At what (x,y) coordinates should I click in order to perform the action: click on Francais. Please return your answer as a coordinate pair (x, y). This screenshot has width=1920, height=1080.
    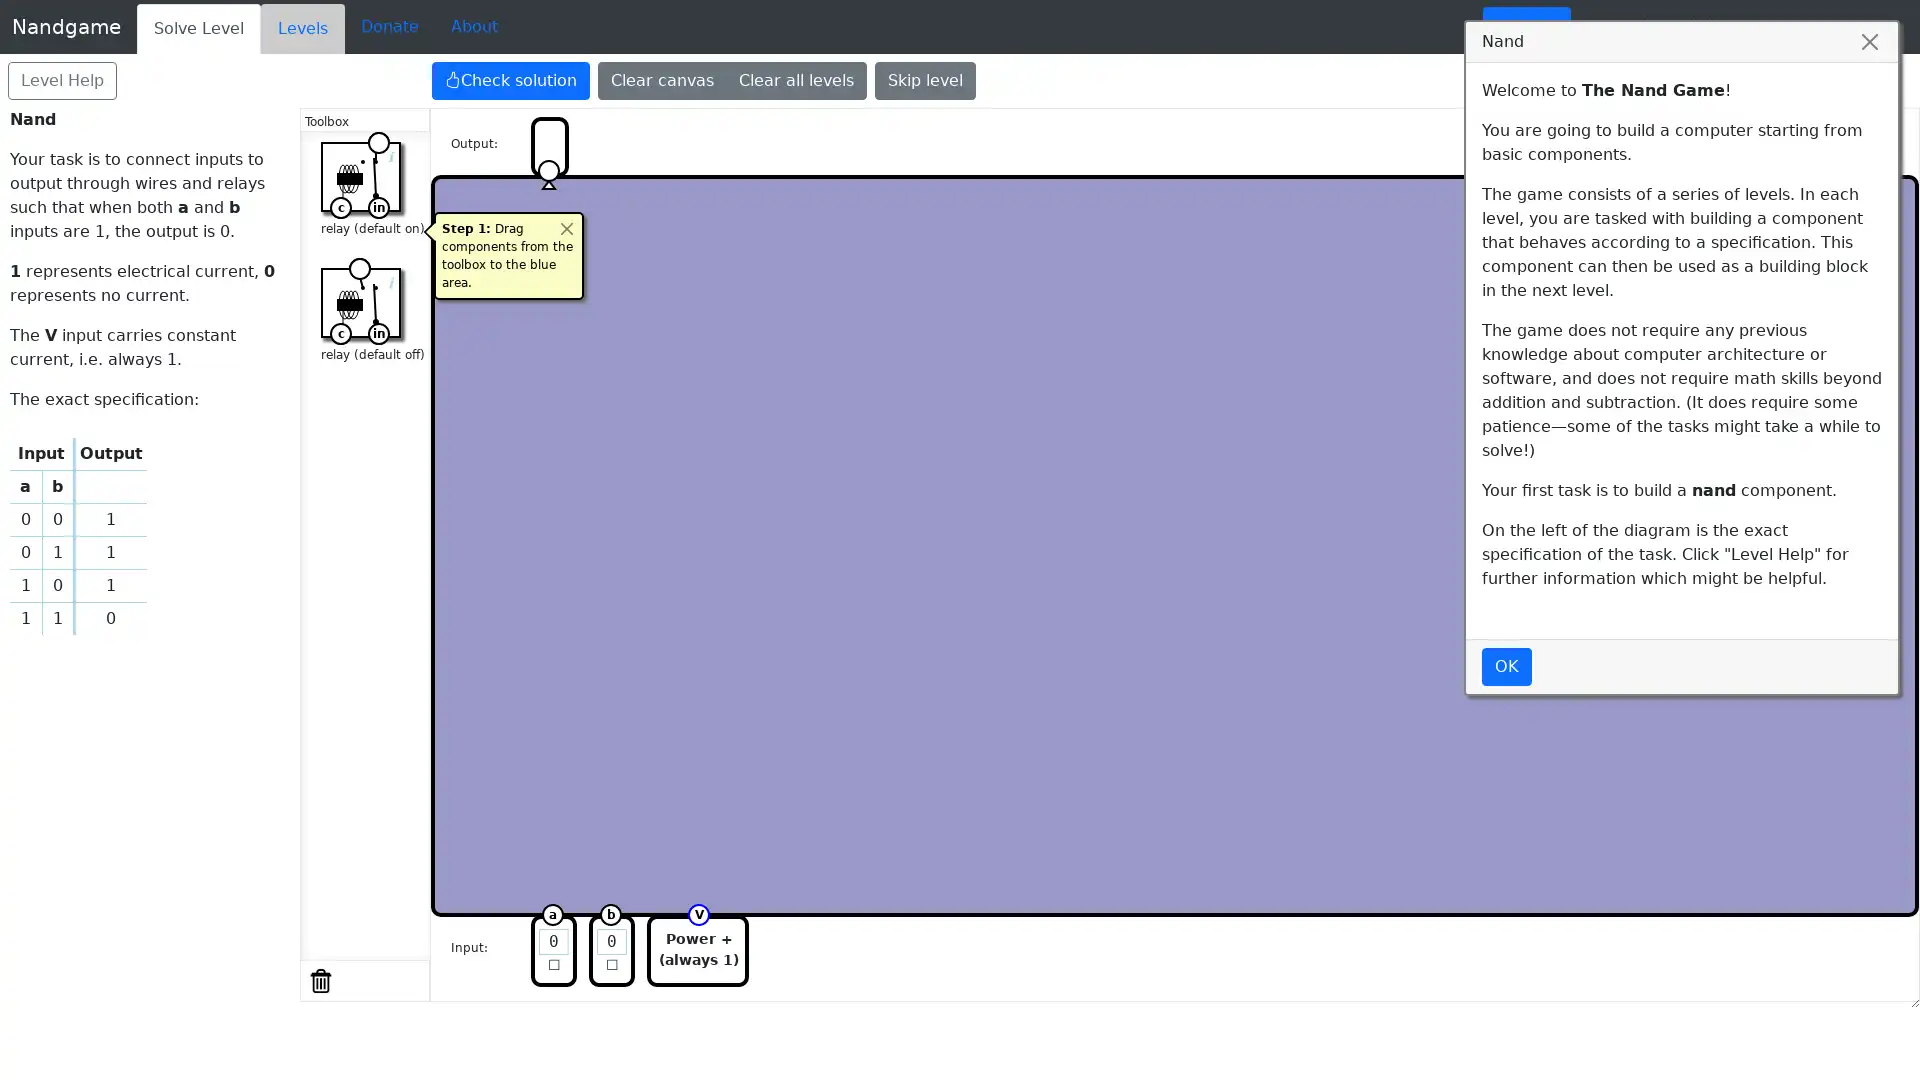
    Looking at the image, I should click on (1782, 27).